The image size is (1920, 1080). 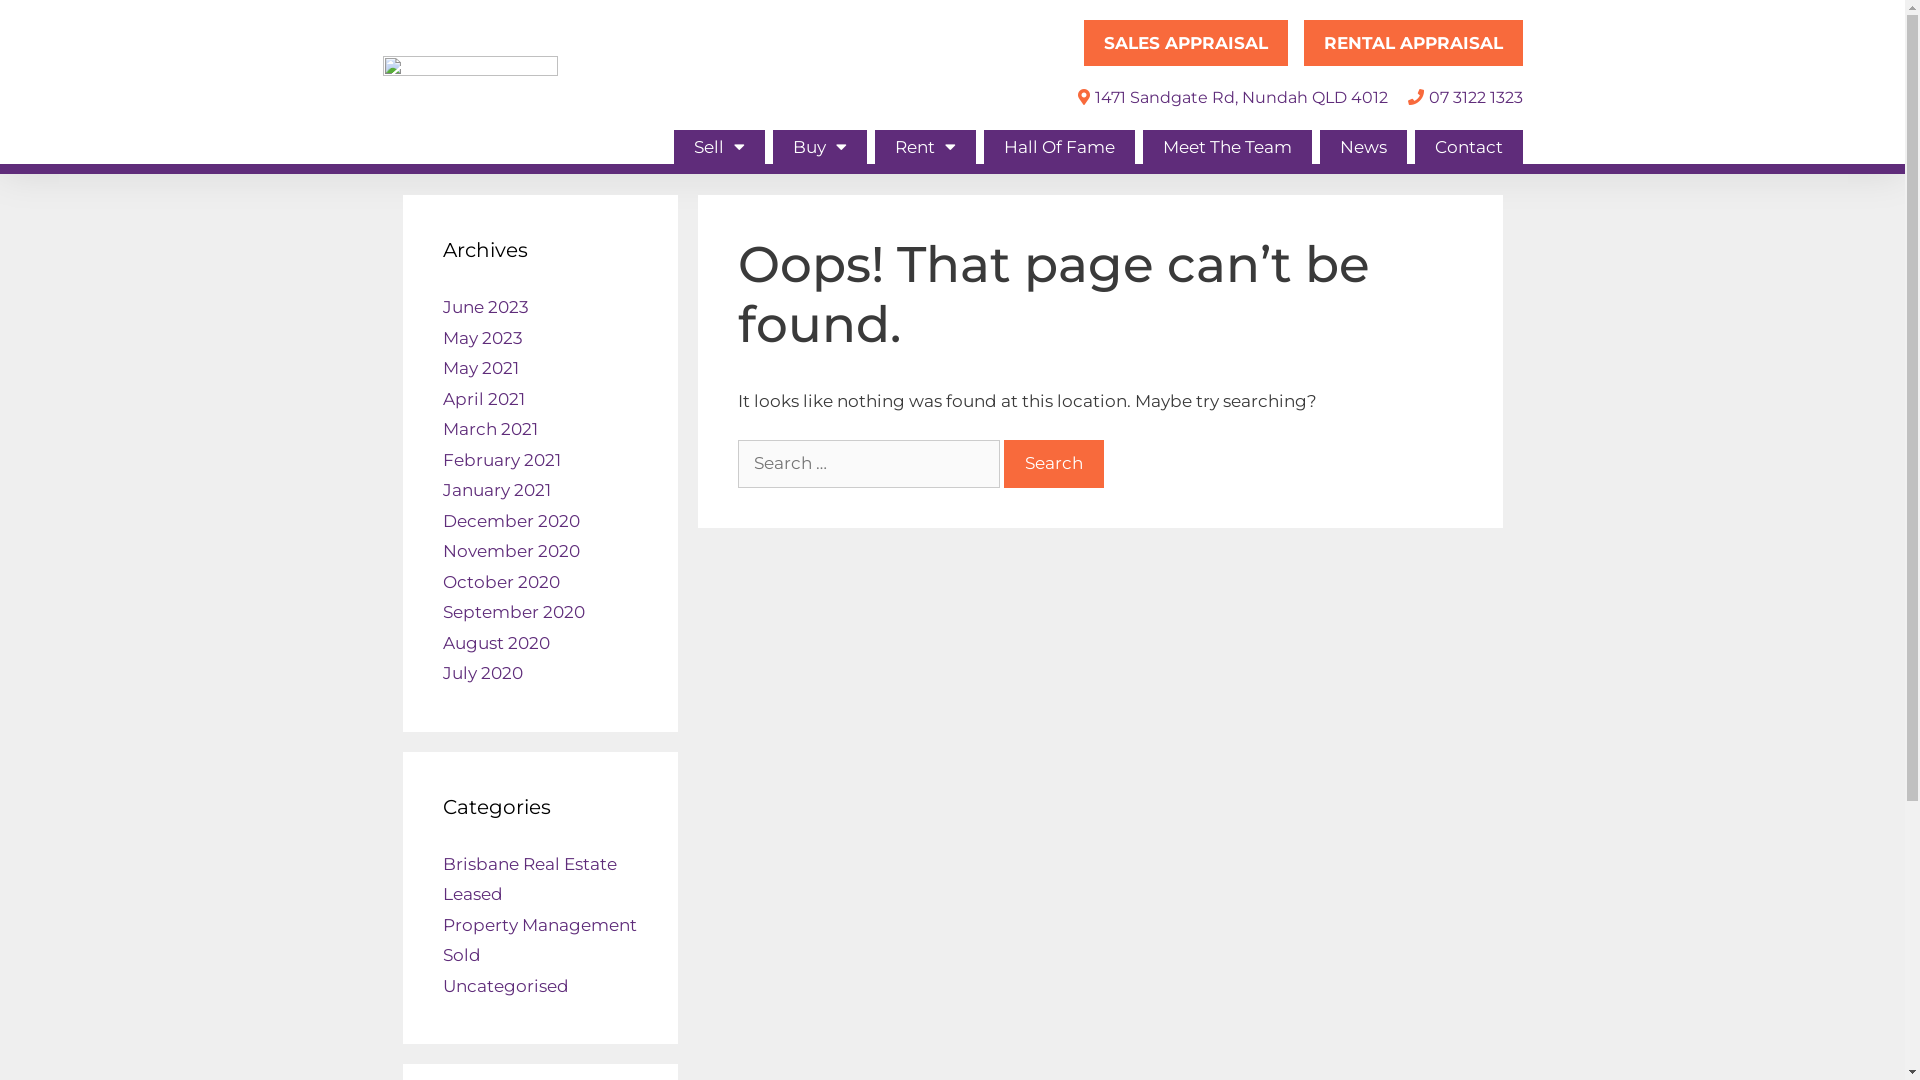 What do you see at coordinates (1463, 97) in the screenshot?
I see `'07 3122 1323'` at bounding box center [1463, 97].